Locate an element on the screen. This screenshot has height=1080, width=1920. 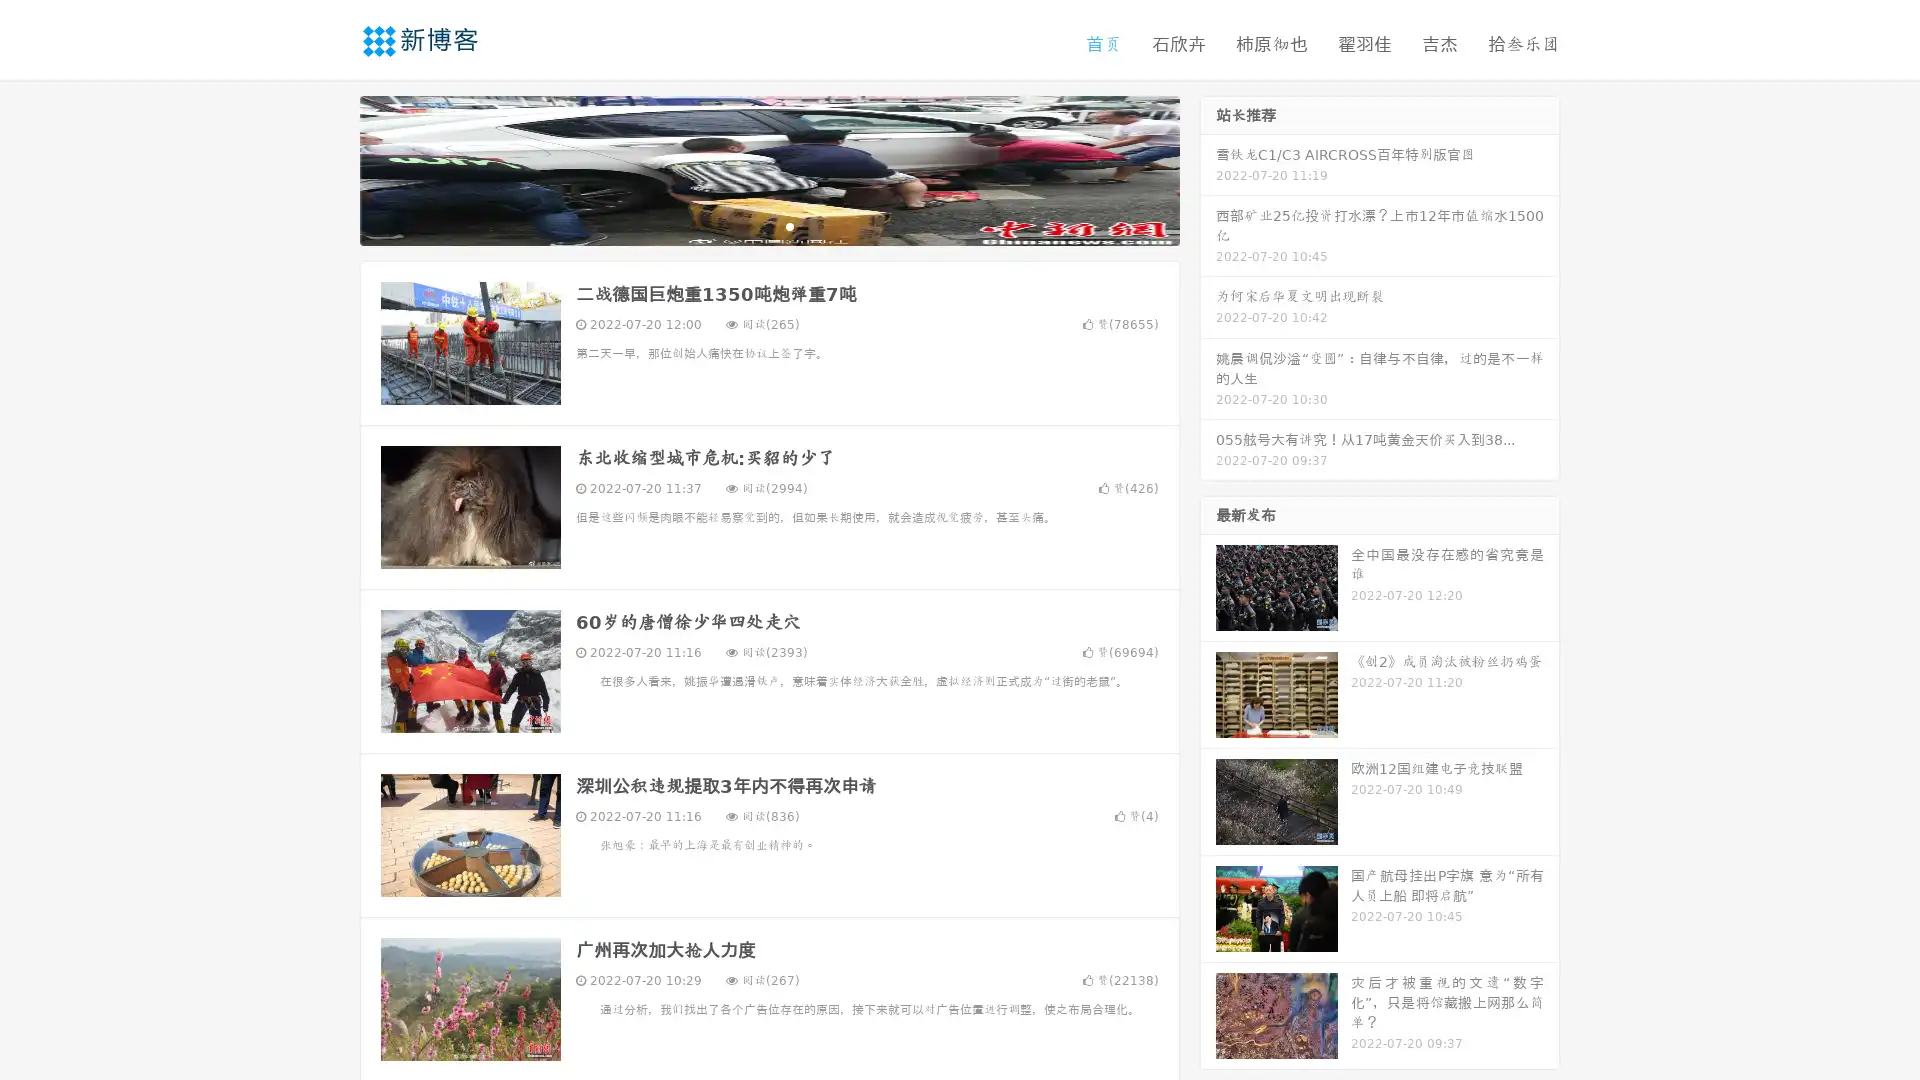
Previous slide is located at coordinates (330, 168).